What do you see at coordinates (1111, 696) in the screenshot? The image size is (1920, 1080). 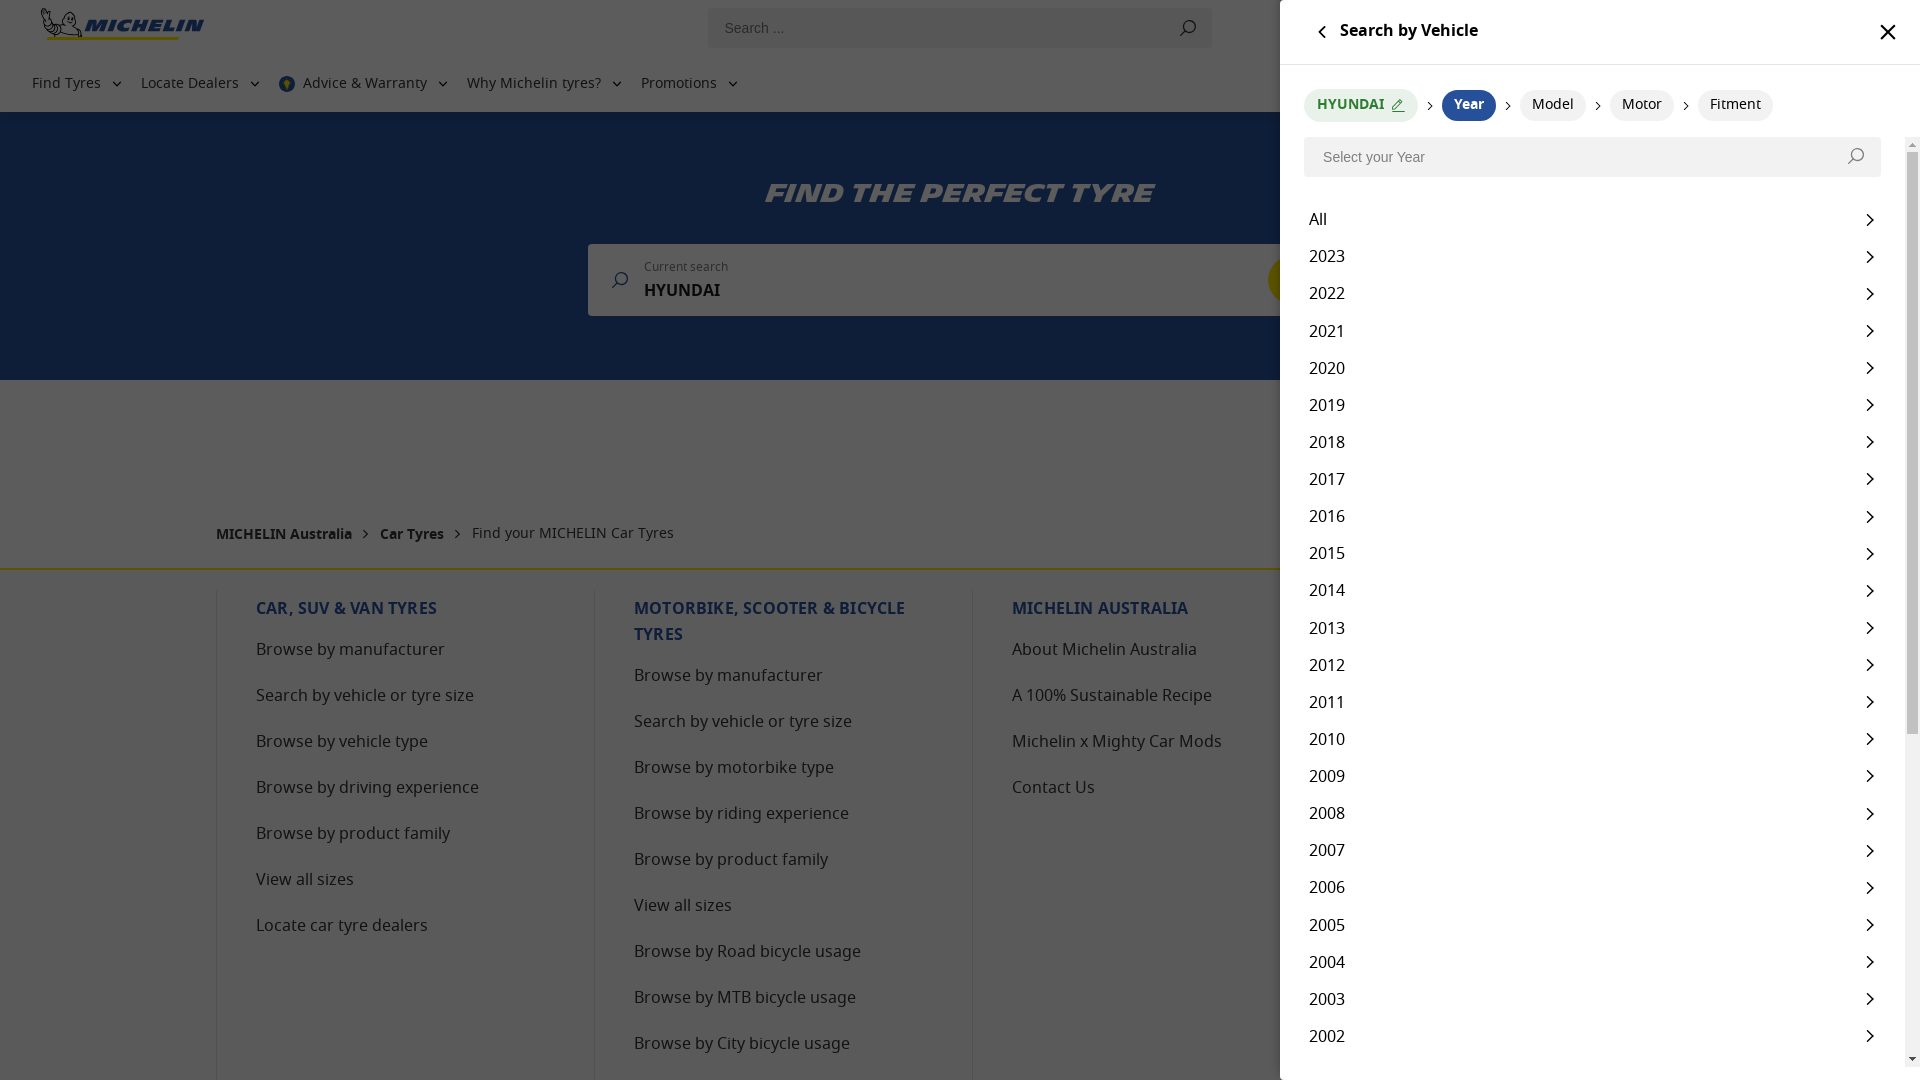 I see `'A 100% Sustainable Recipe'` at bounding box center [1111, 696].